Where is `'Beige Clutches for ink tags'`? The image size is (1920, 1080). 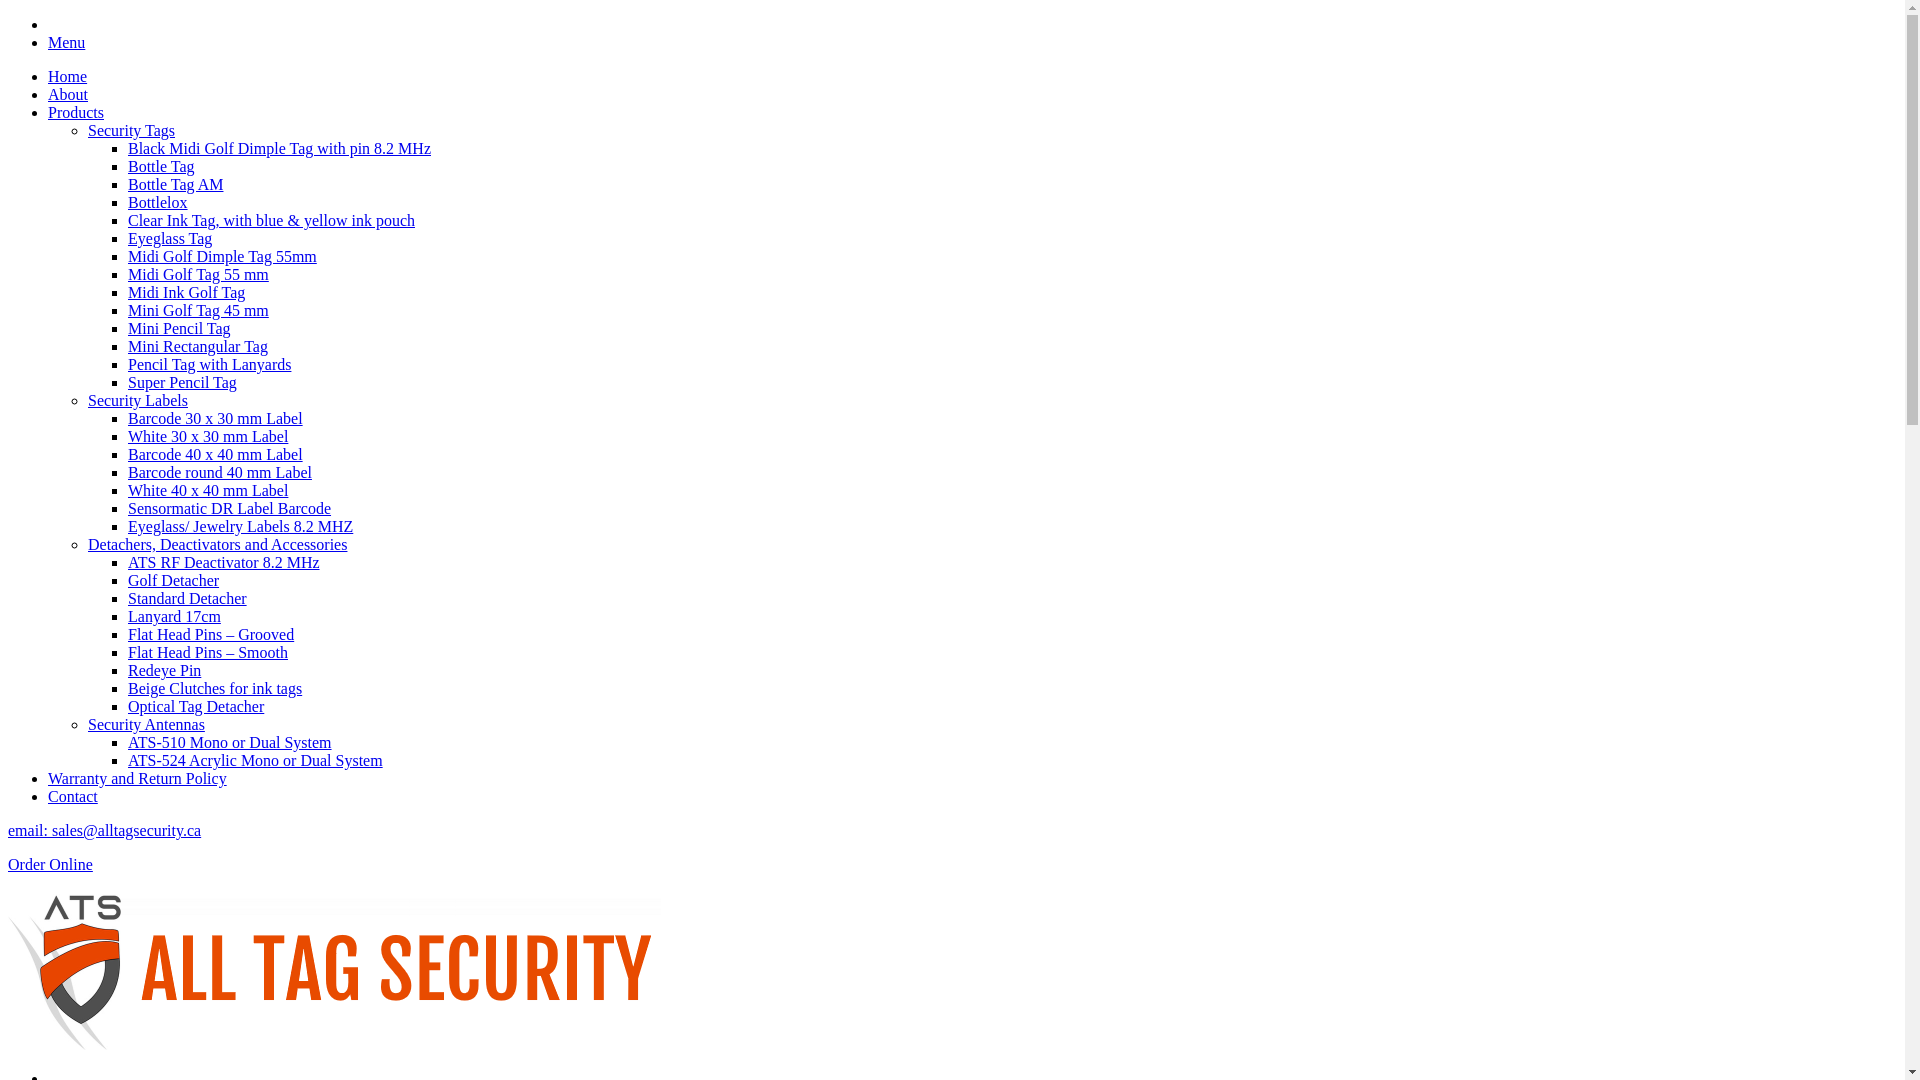
'Beige Clutches for ink tags' is located at coordinates (215, 687).